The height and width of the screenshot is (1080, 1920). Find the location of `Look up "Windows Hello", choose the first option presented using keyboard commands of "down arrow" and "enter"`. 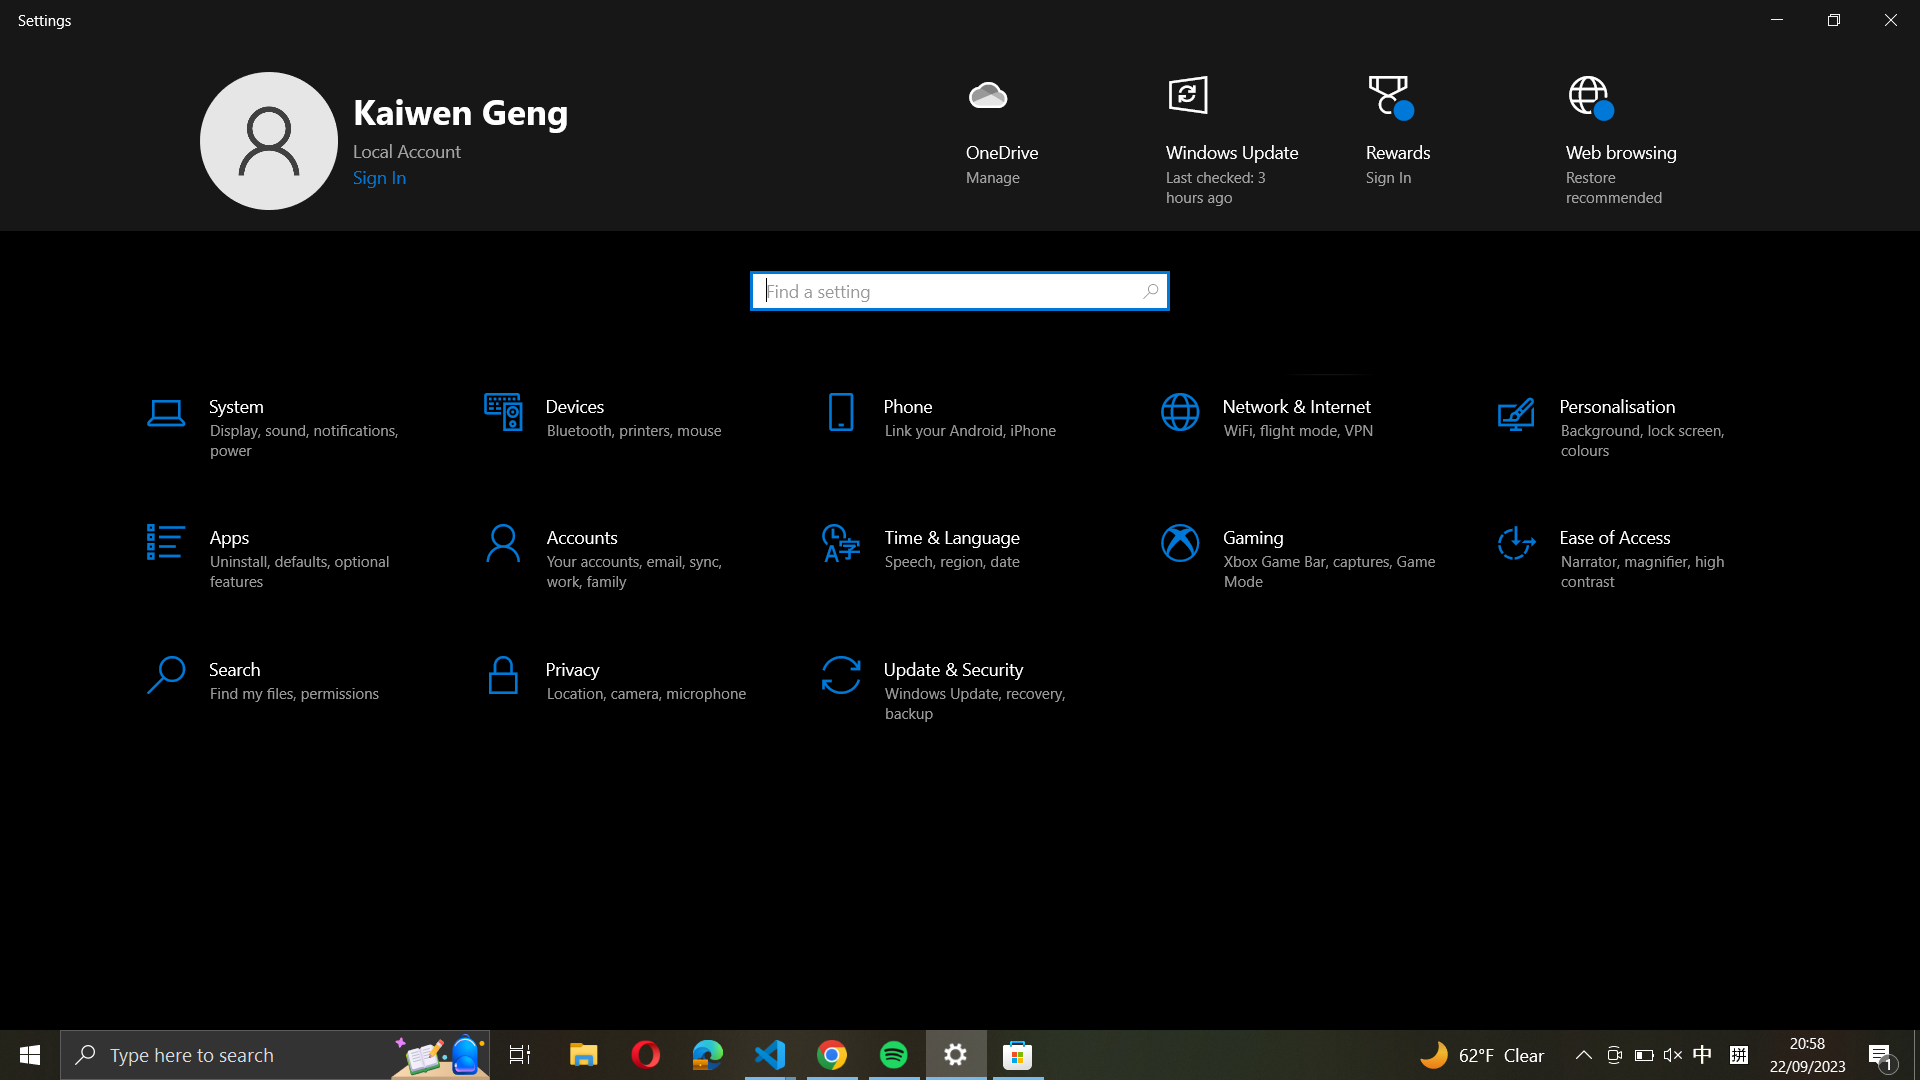

Look up "Windows Hello", choose the first option presented using keyboard commands of "down arrow" and "enter" is located at coordinates (958, 289).